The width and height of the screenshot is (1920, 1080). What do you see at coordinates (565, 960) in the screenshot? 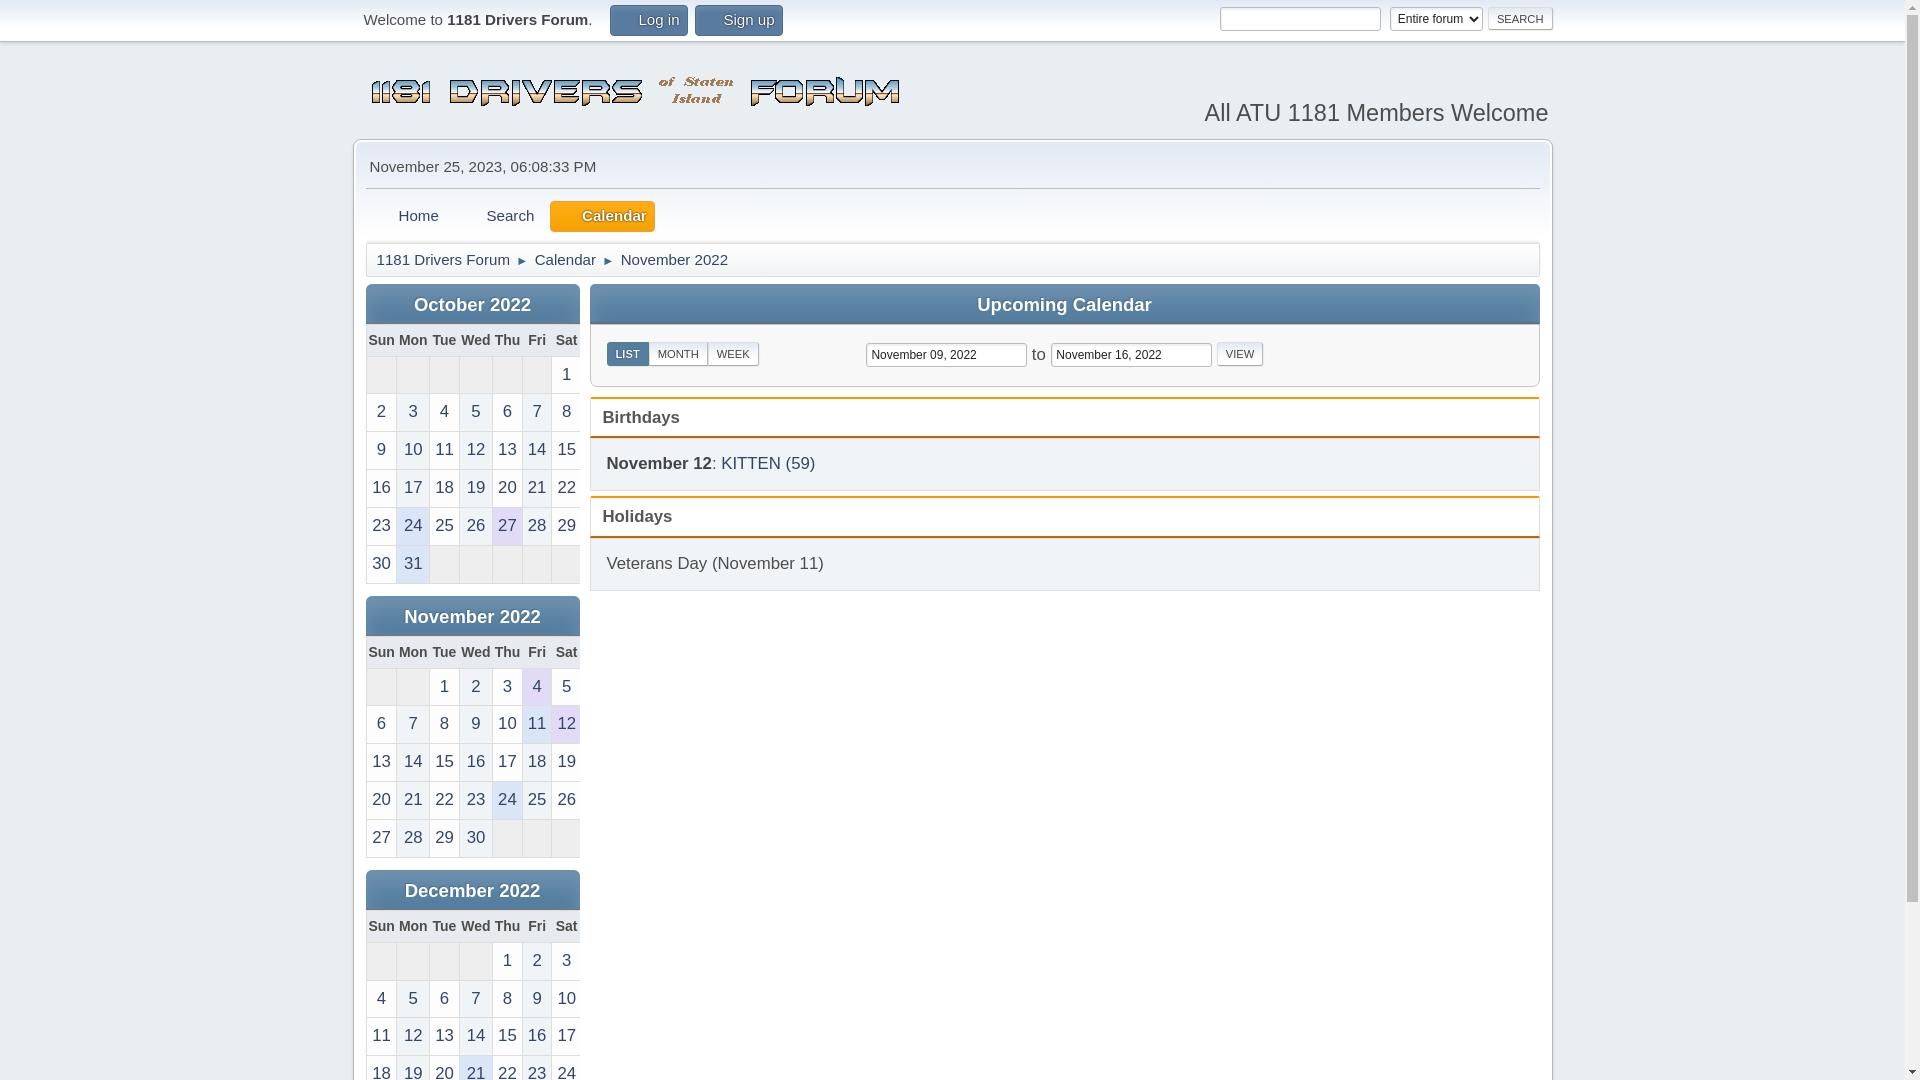
I see `'3'` at bounding box center [565, 960].